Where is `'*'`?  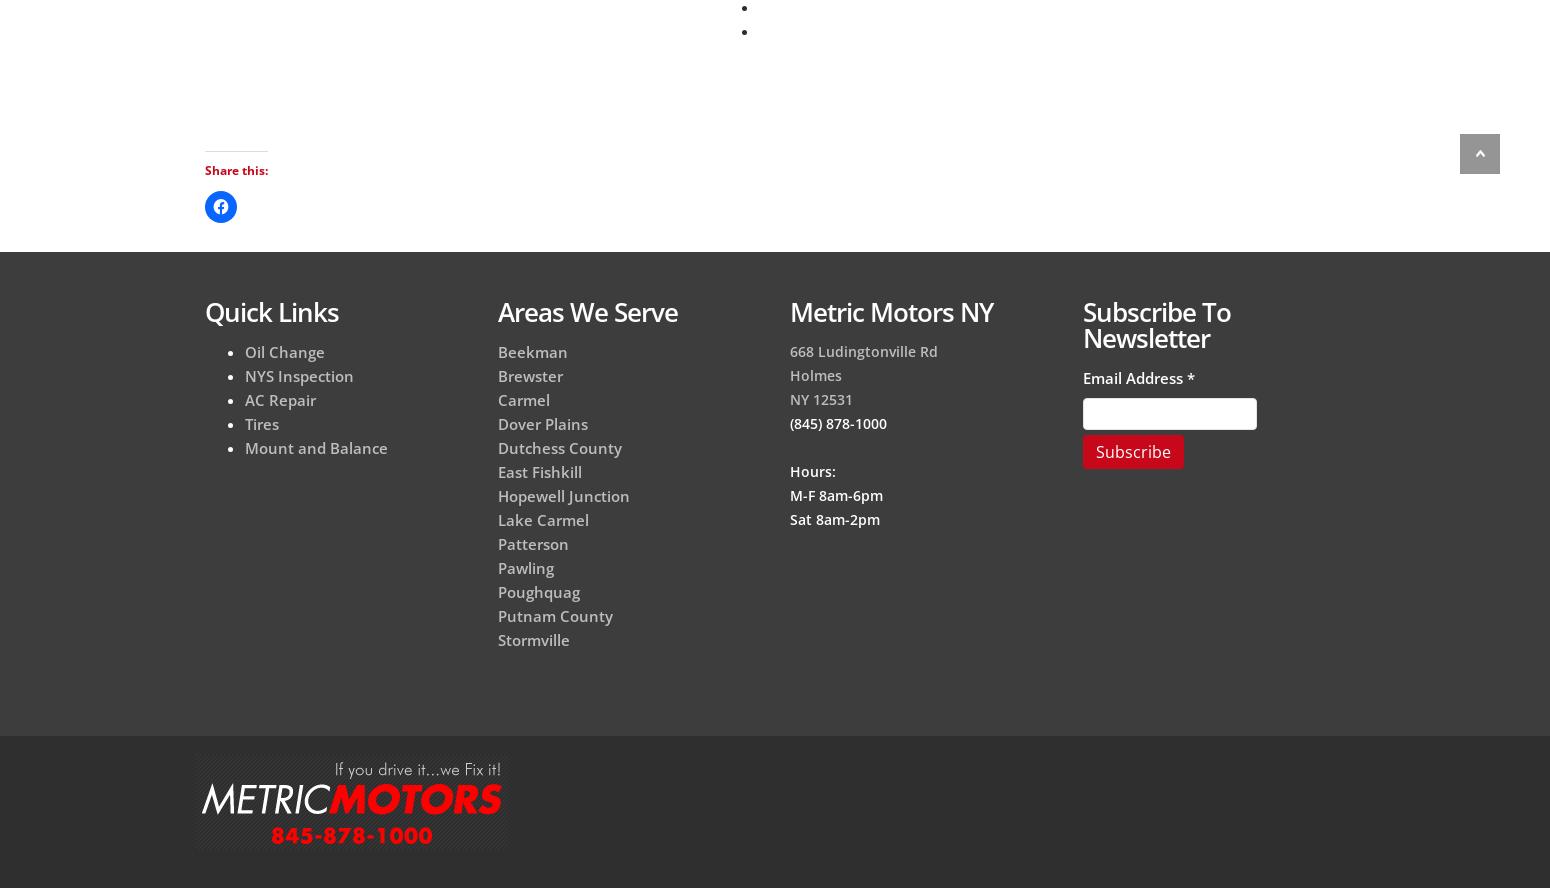 '*' is located at coordinates (1186, 376).